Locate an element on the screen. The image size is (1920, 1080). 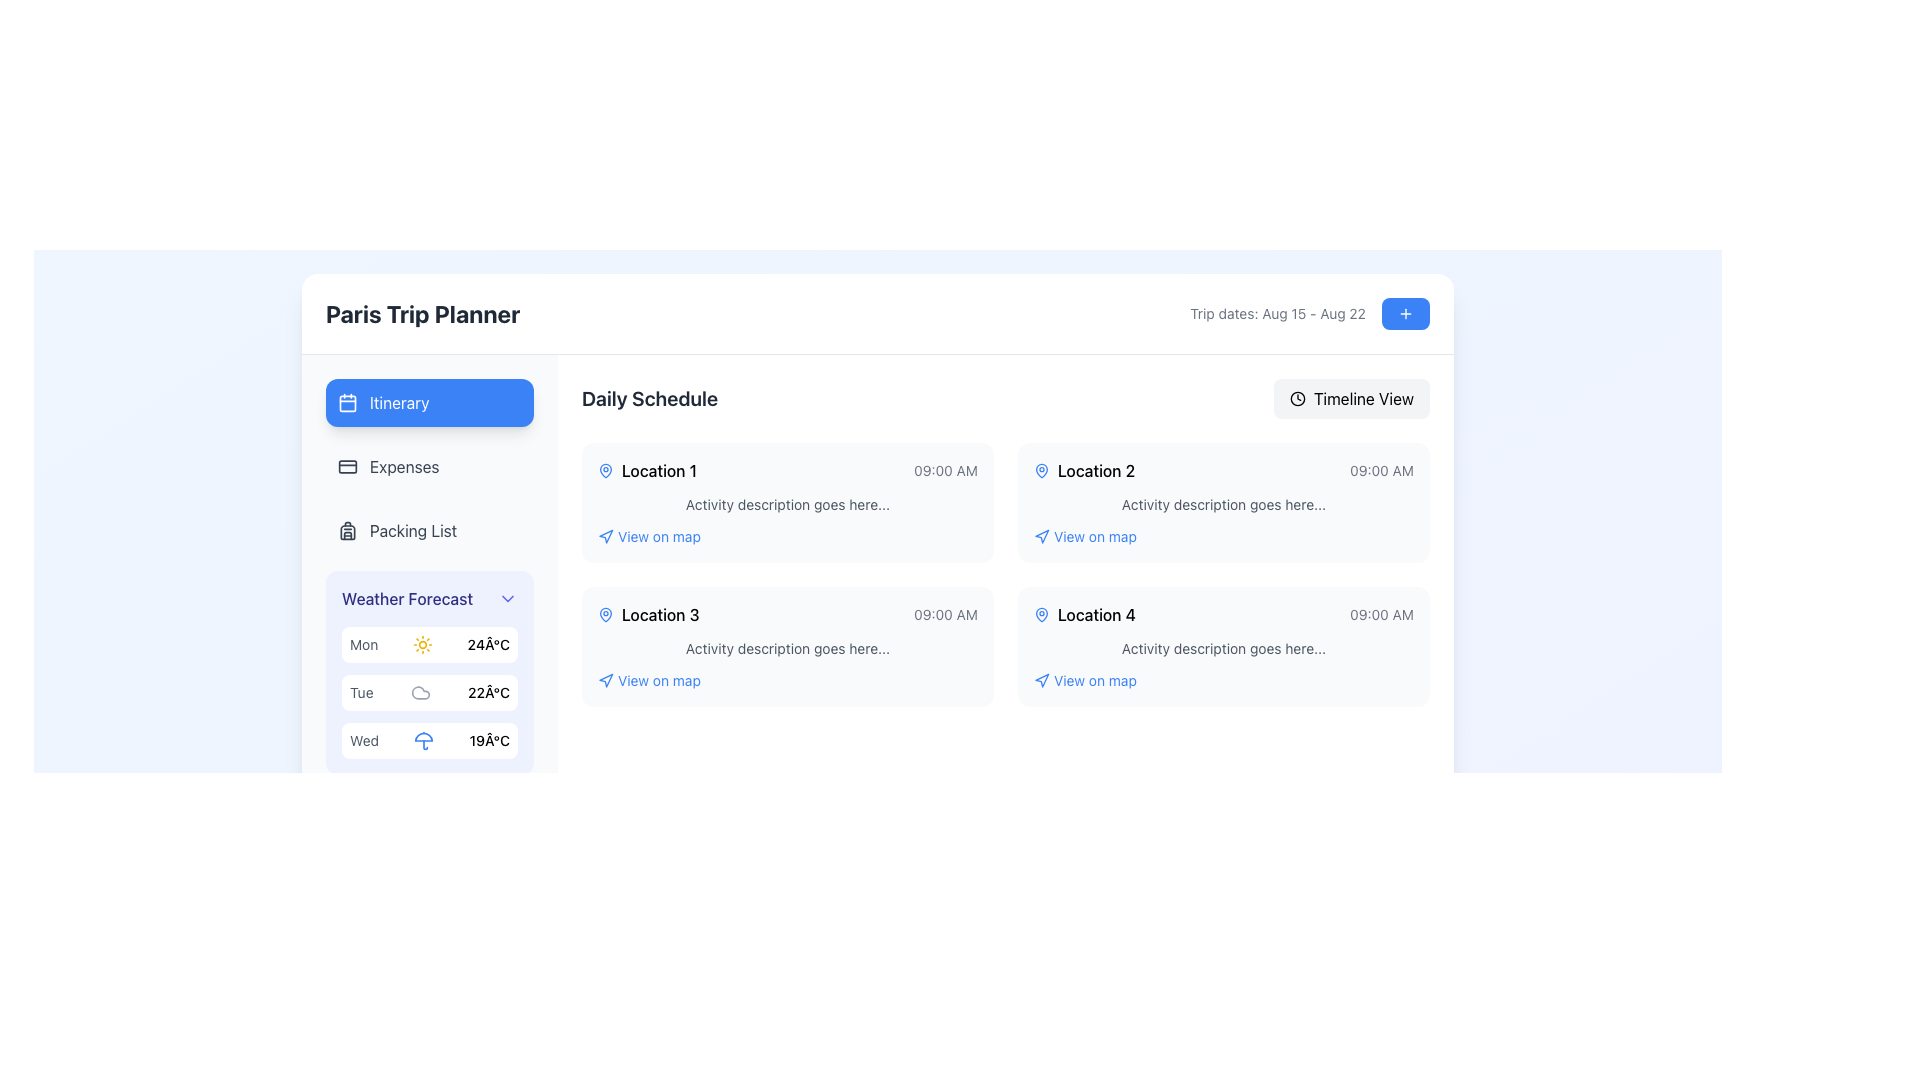
the text line reading 'Activity description goes here...' located centrally in the third schedule card under 'Location 3' and '09:00 AM' is located at coordinates (786, 648).